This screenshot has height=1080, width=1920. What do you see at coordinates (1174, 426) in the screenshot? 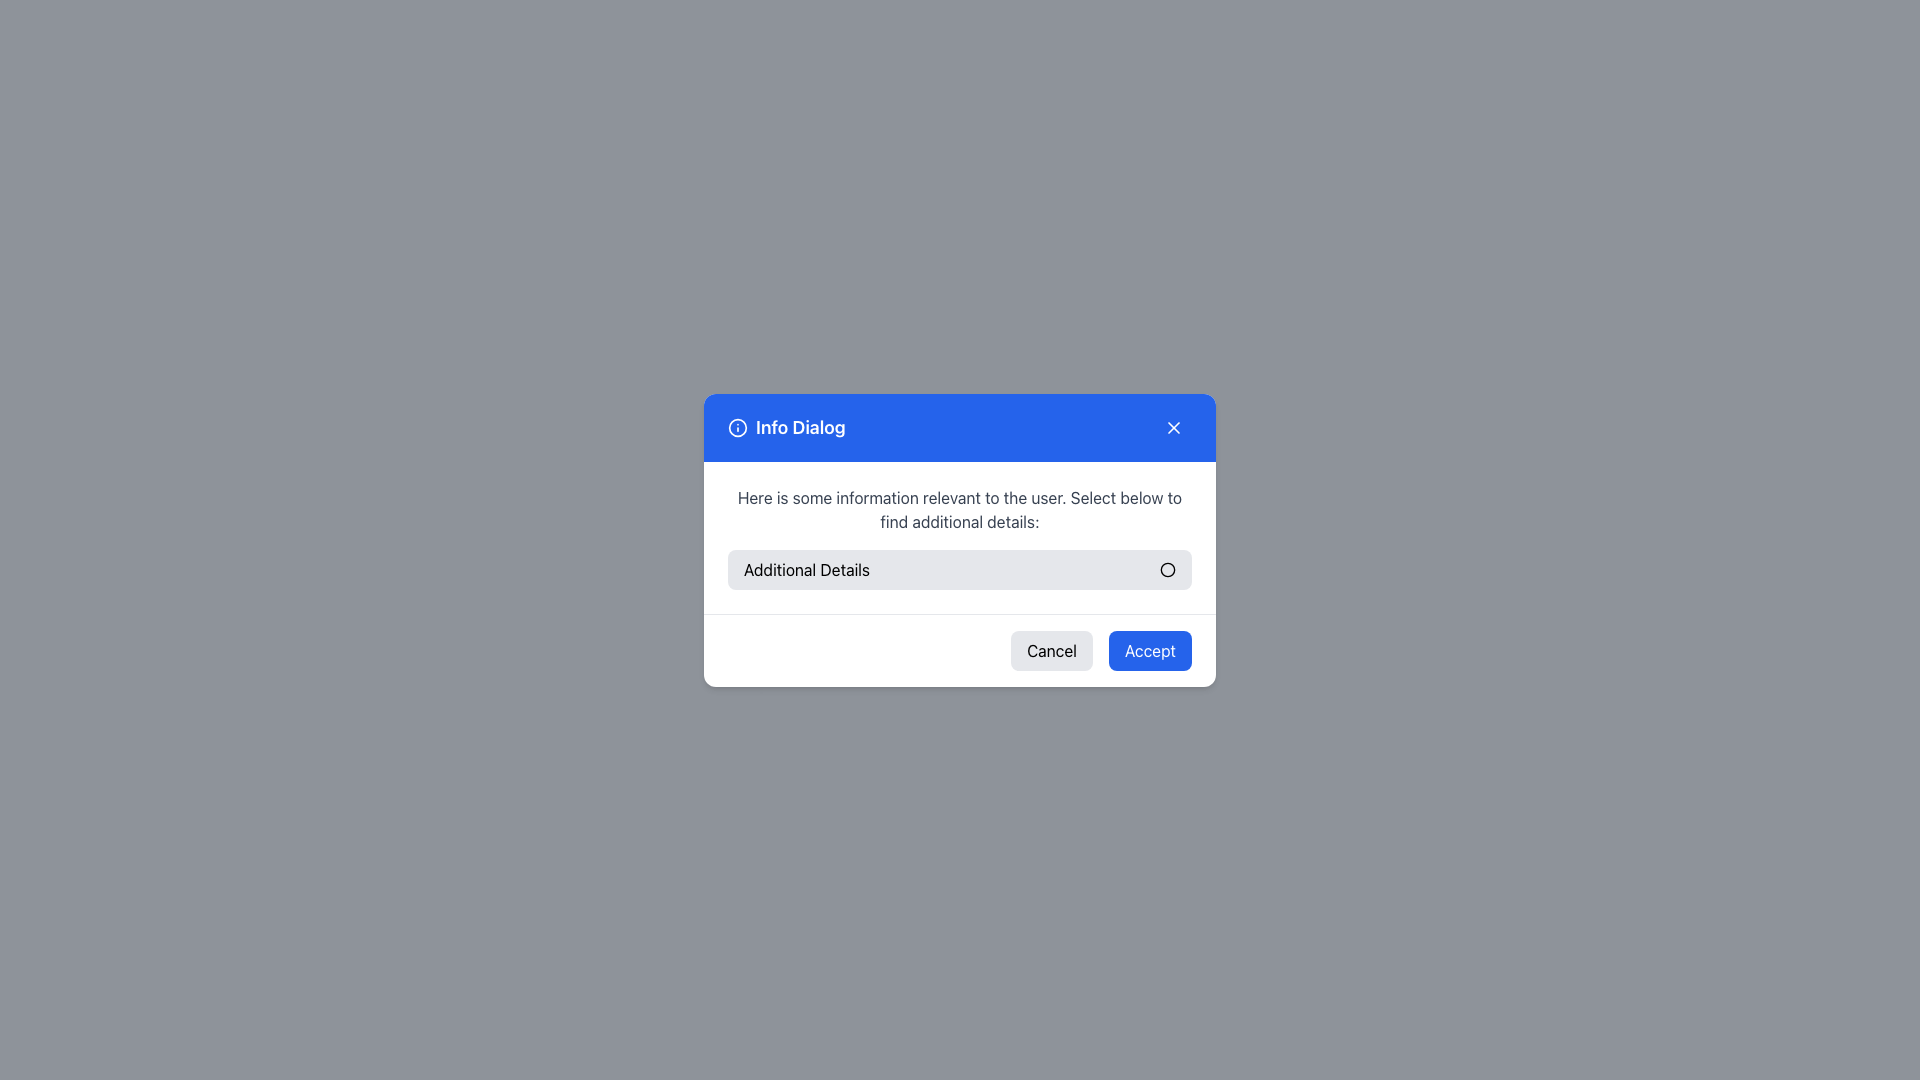
I see `the close button located in the top-right corner of the blue header bar of the dialog box` at bounding box center [1174, 426].